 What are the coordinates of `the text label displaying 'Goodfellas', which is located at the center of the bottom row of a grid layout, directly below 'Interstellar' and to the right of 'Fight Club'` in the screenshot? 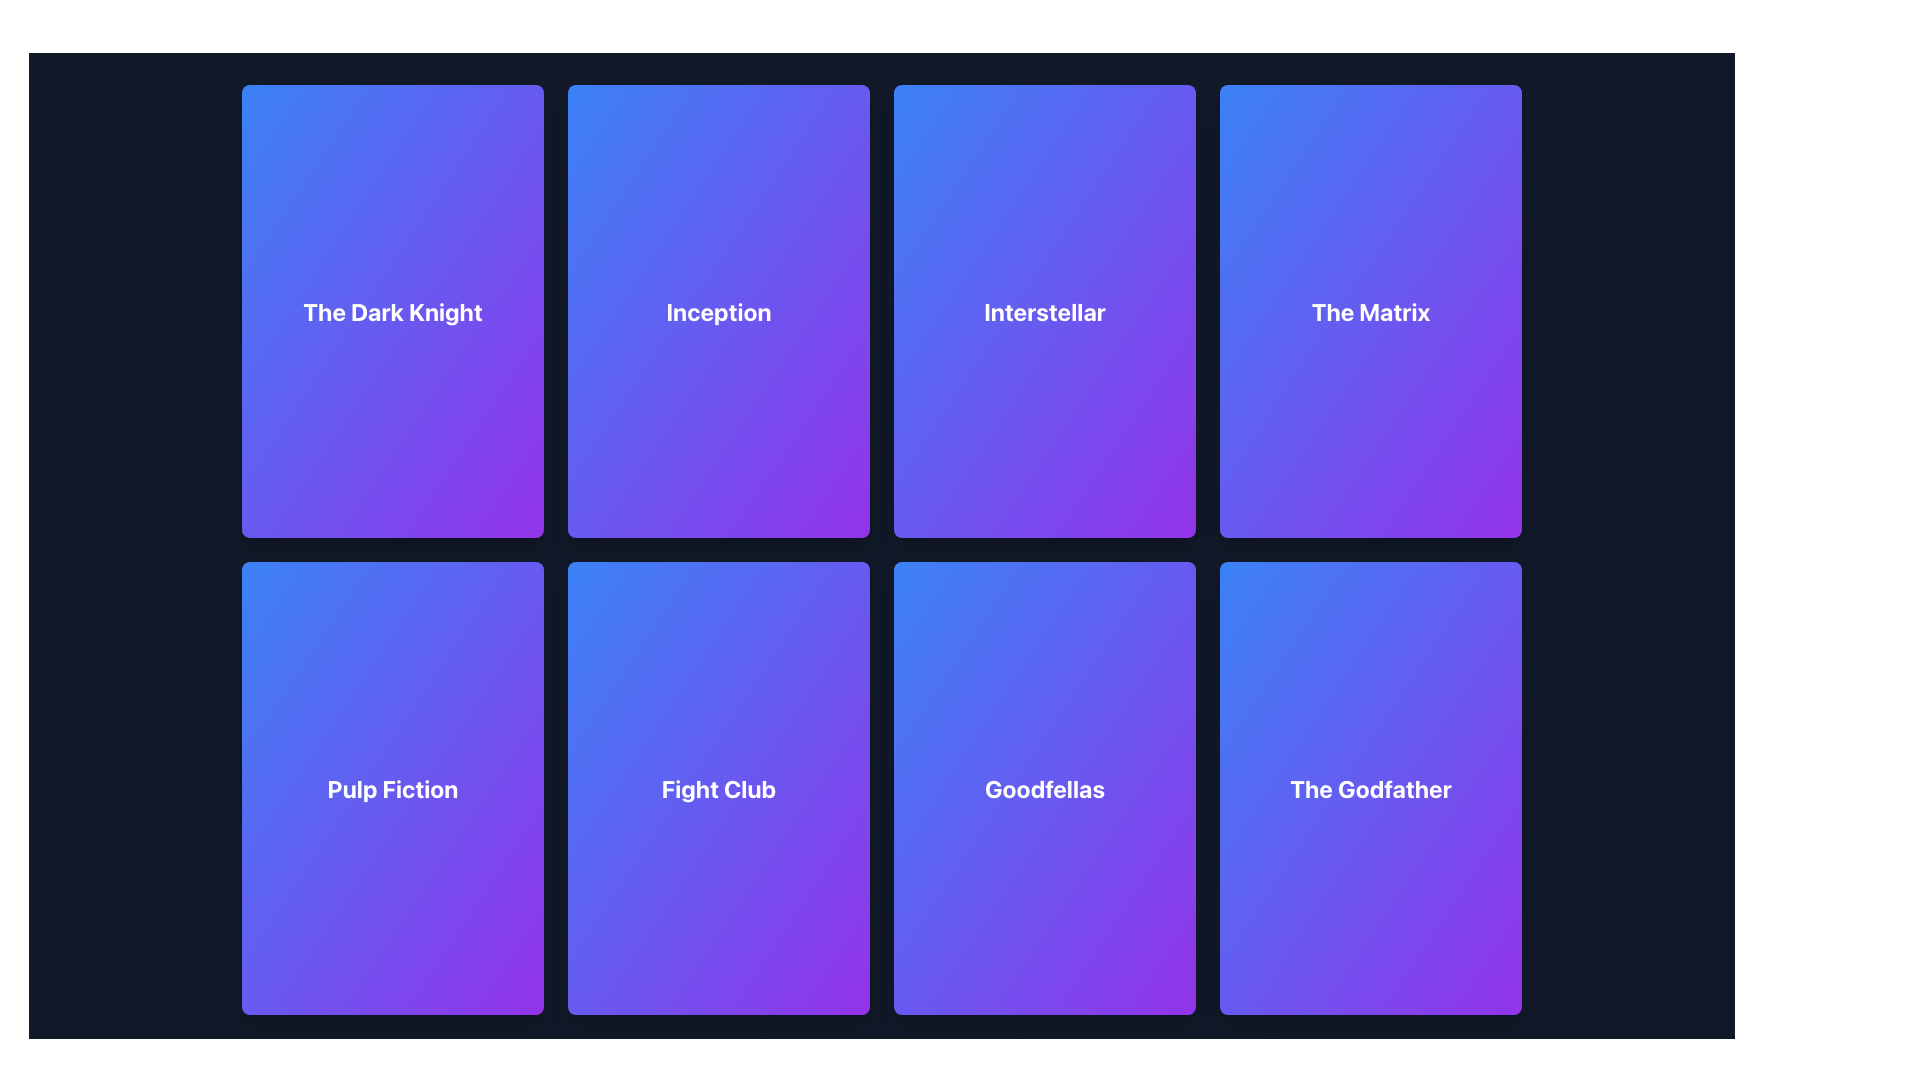 It's located at (1044, 786).